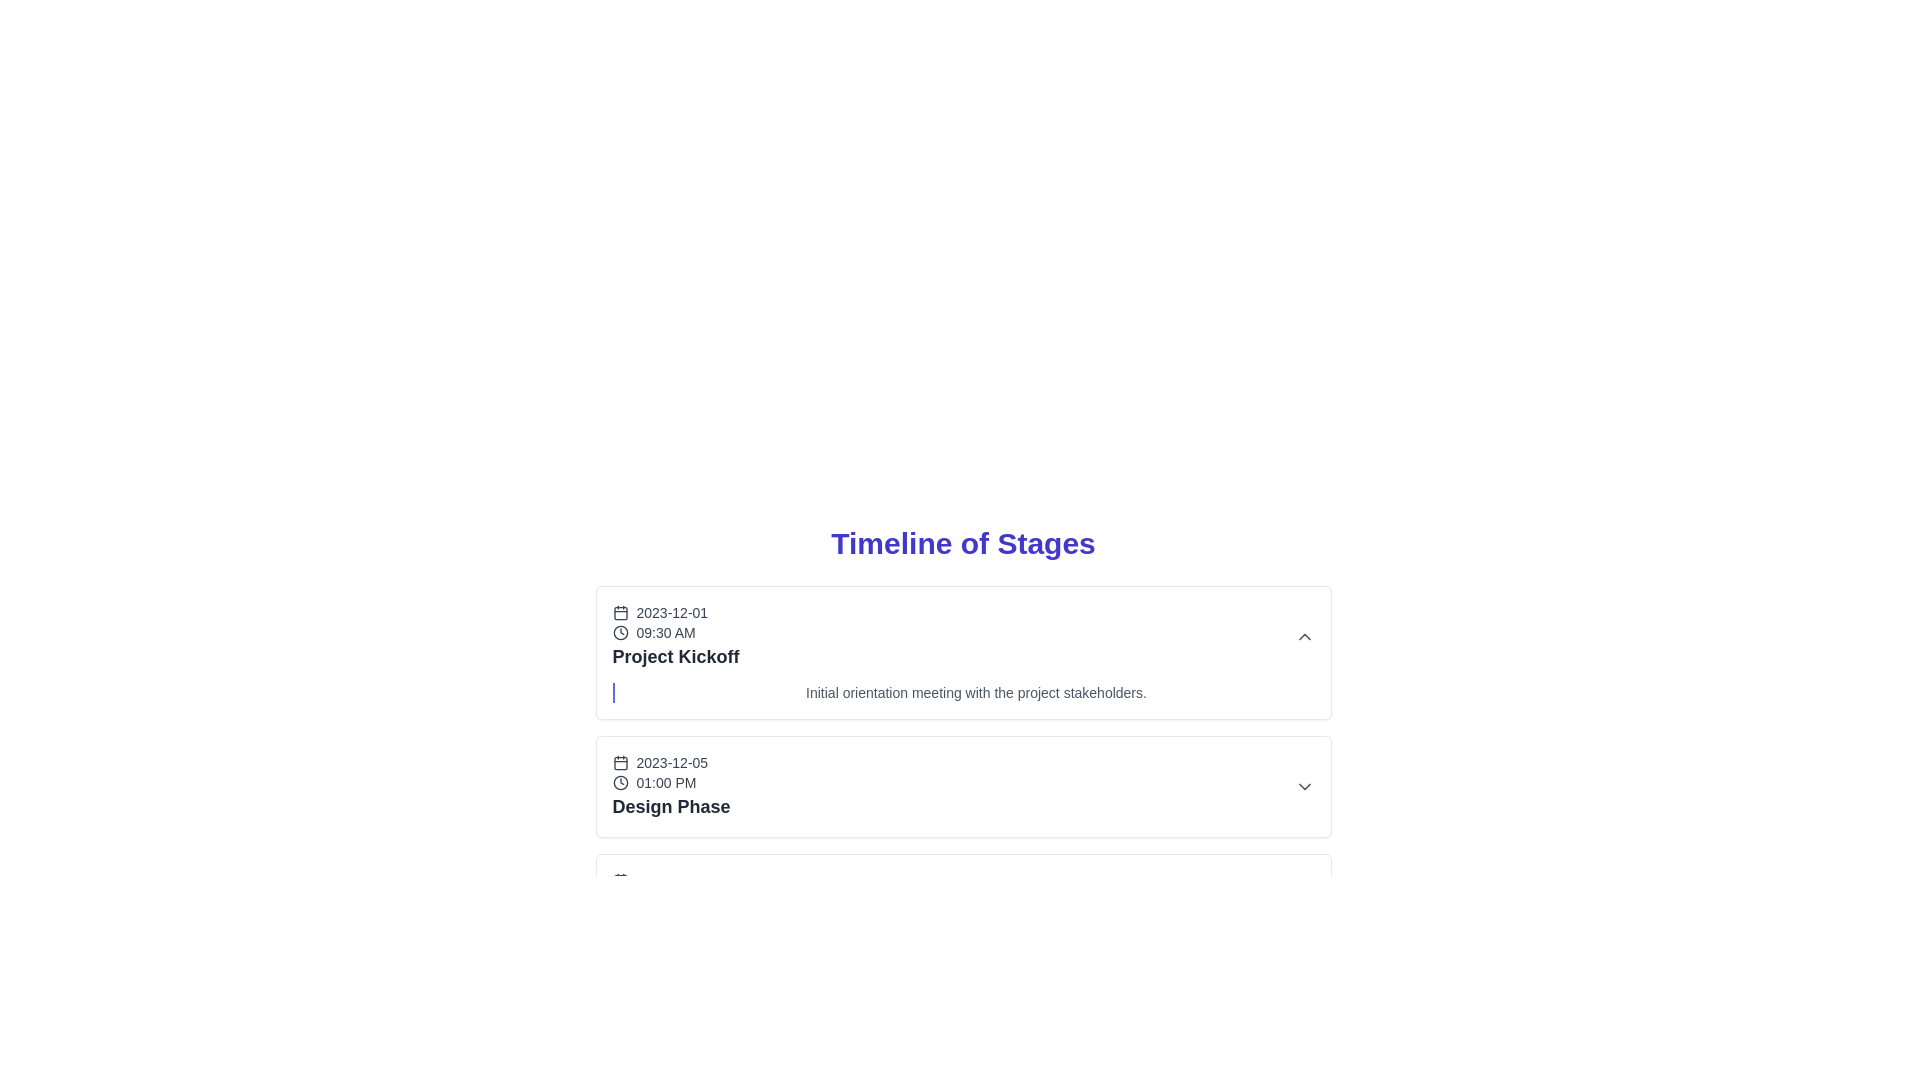 The height and width of the screenshot is (1080, 1920). What do you see at coordinates (976, 692) in the screenshot?
I see `the Text label displaying 'Initial orientation meeting with the project stakeholders.' located under the 'Project Kickoff' section` at bounding box center [976, 692].